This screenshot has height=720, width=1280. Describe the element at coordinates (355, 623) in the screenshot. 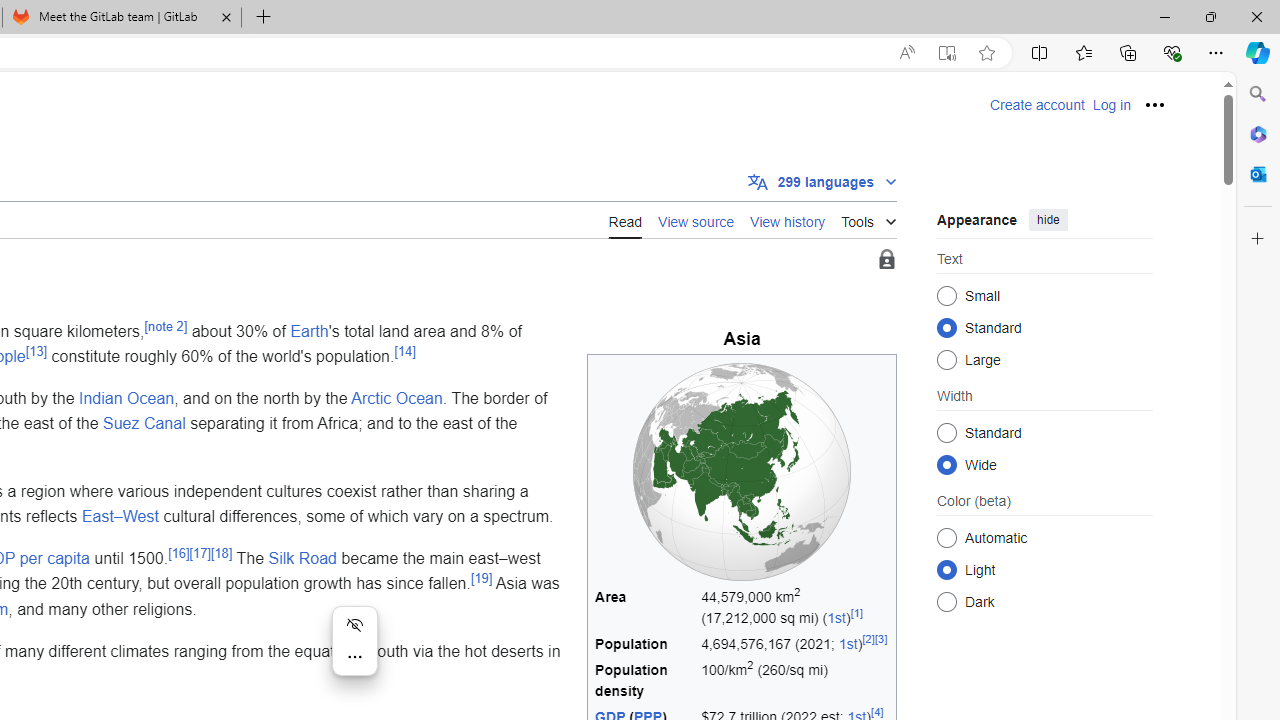

I see `'Hide menu'` at that location.